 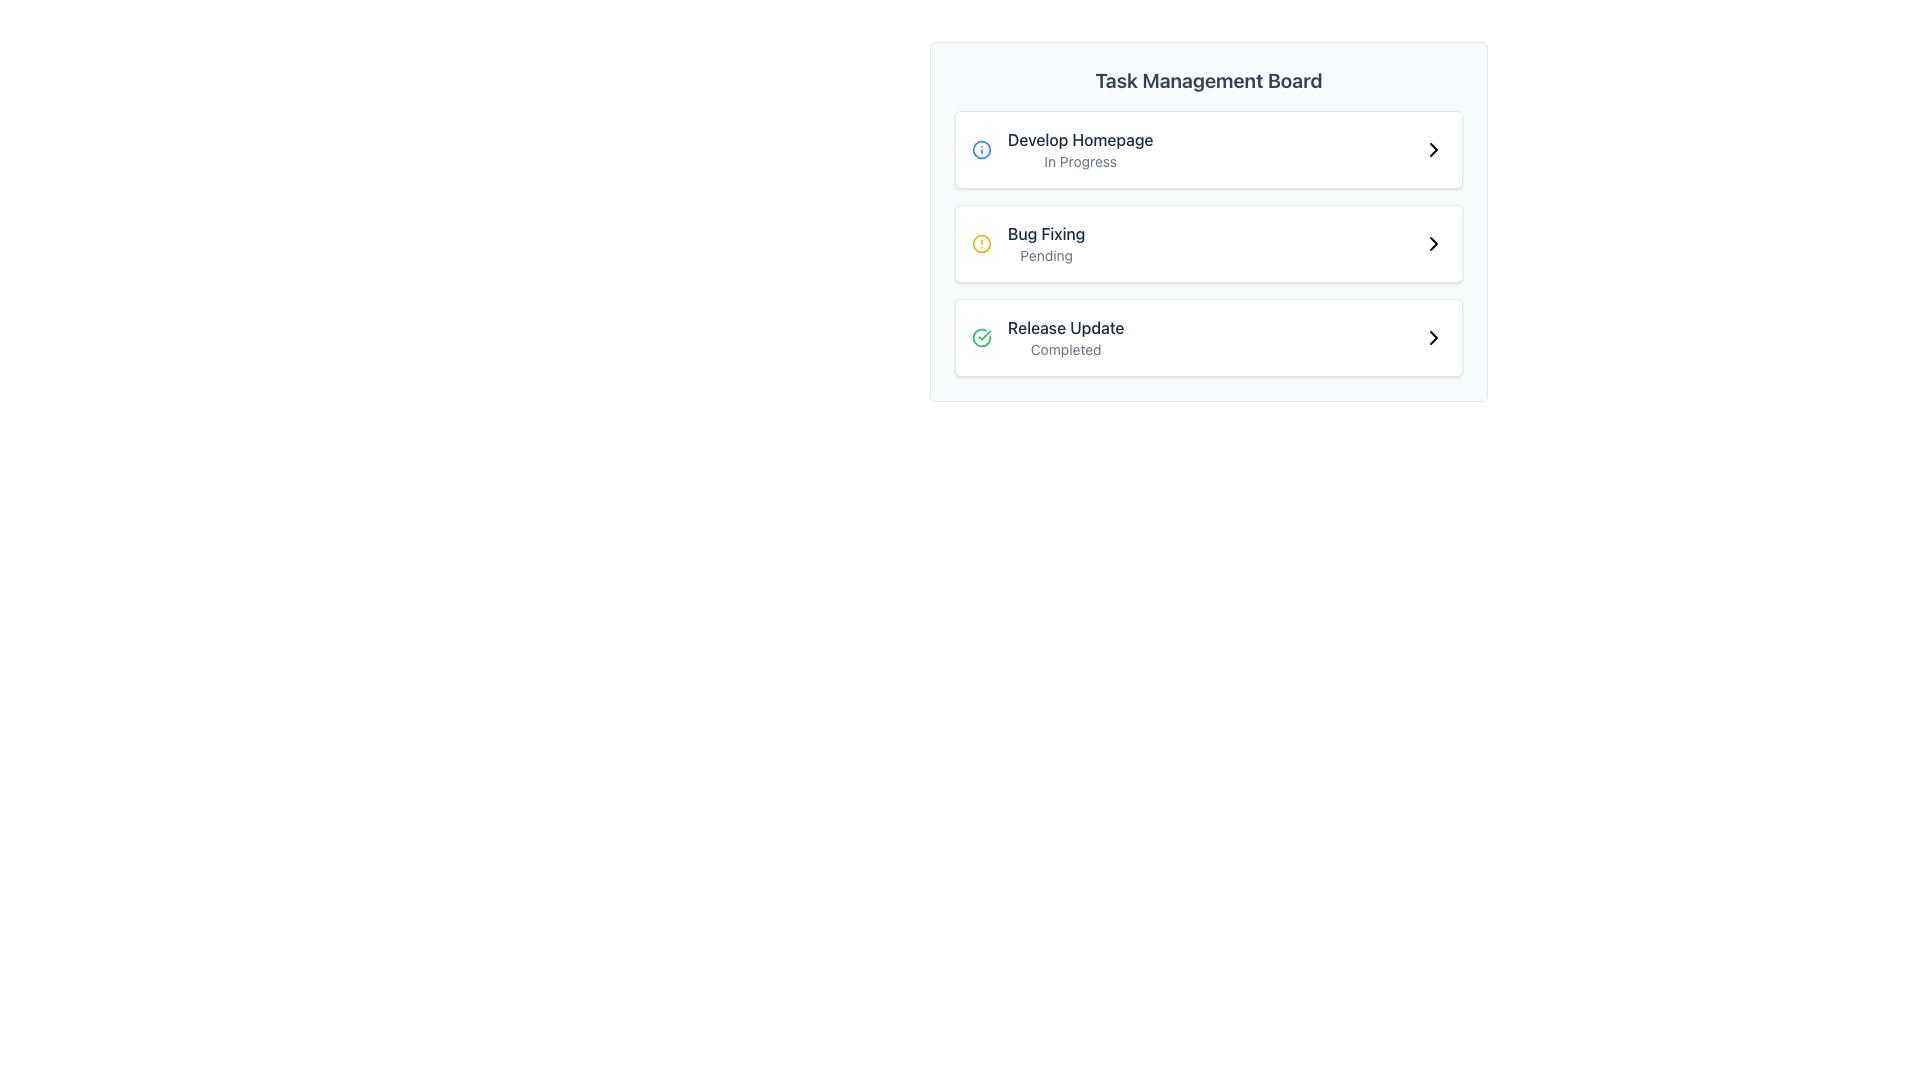 I want to click on the text display group element labeled 'Develop Homepage' with the status 'In Progress', which is the first task in the task management board, so click(x=1079, y=149).